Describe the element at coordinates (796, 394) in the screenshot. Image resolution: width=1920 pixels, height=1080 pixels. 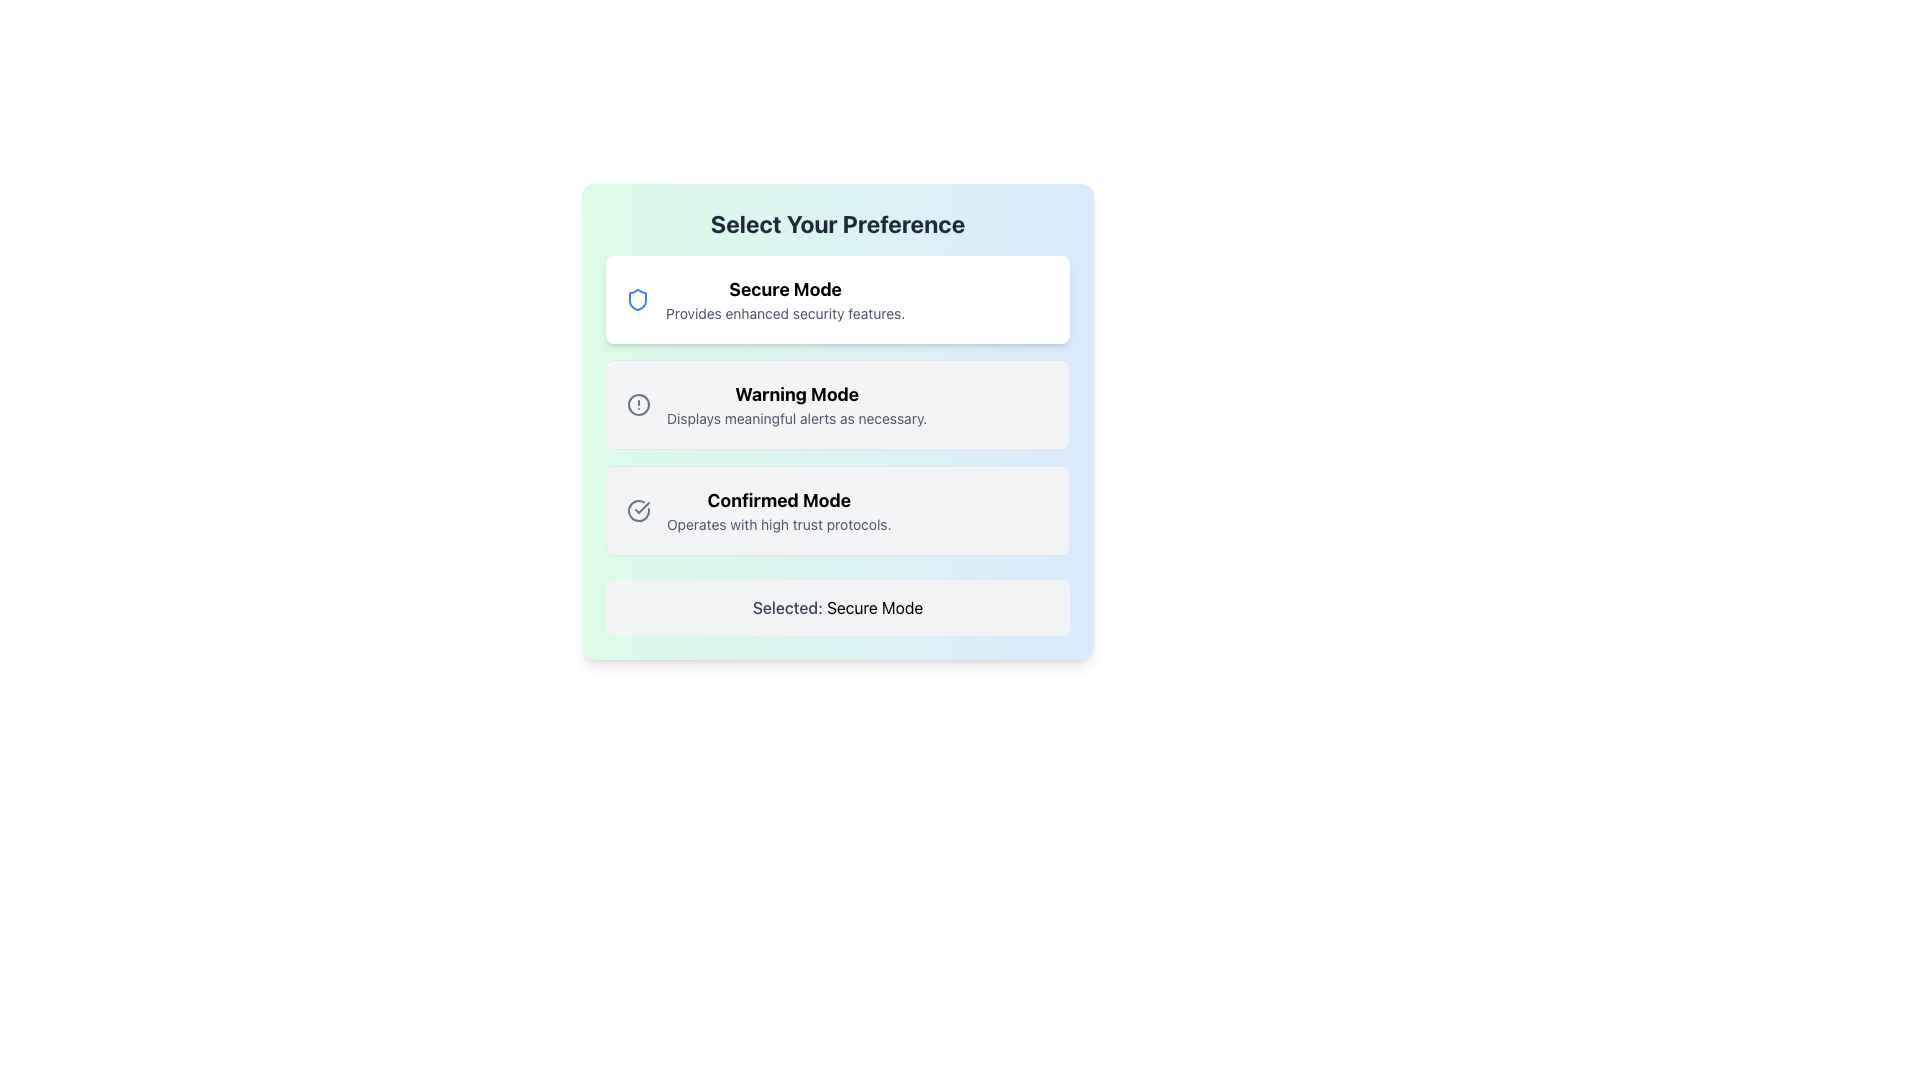
I see `the 'Warning Mode' text label, which serves as the header for the selection option located in the second block of preference options, beneath 'Secure Mode' and above the description text` at that location.